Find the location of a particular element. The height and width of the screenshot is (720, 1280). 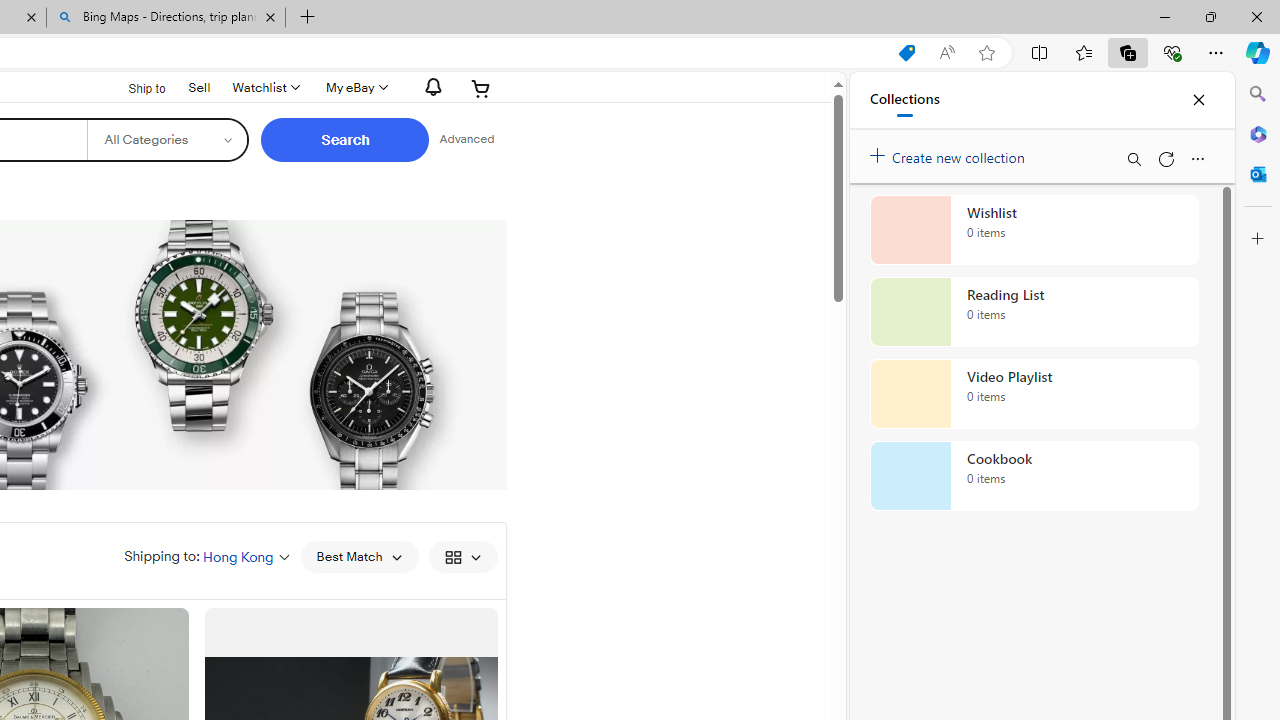

'Wishlist collection, 0 items' is located at coordinates (1034, 229).